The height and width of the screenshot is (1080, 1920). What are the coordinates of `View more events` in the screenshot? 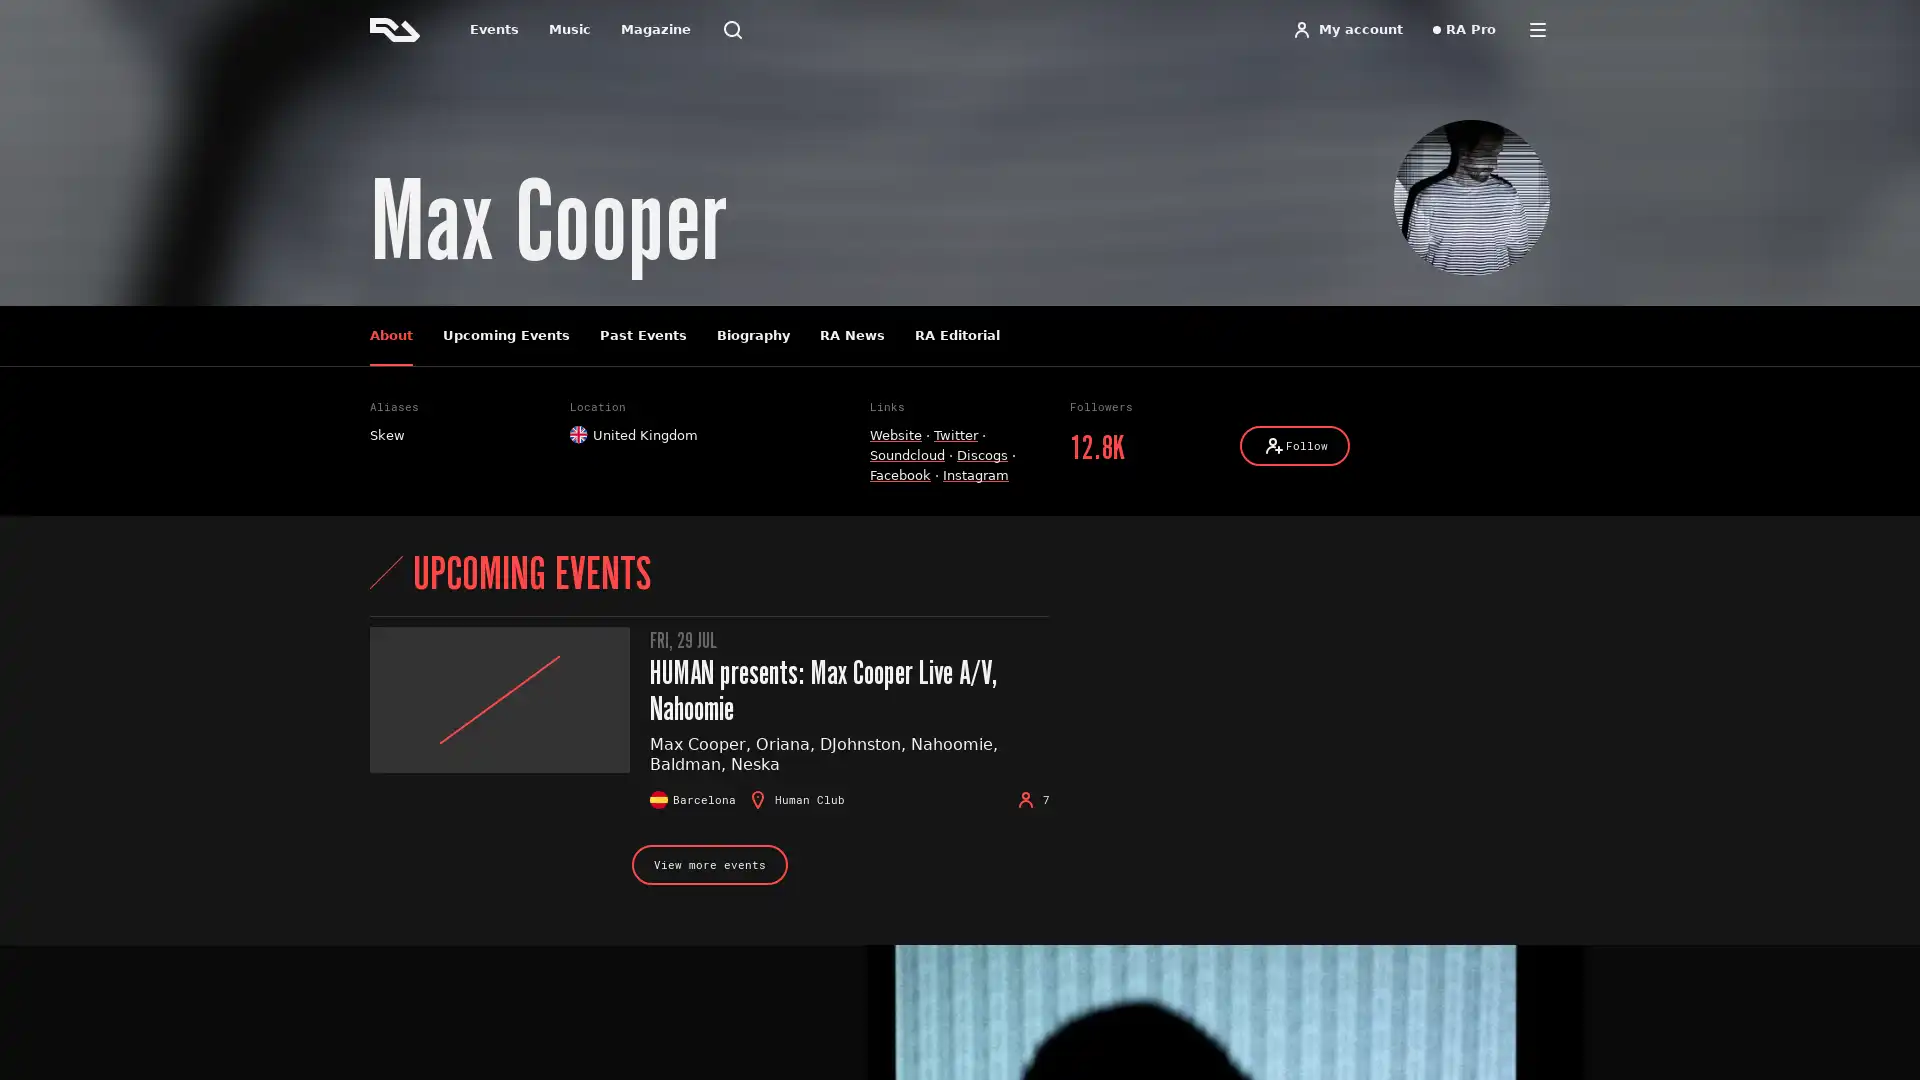 It's located at (710, 863).